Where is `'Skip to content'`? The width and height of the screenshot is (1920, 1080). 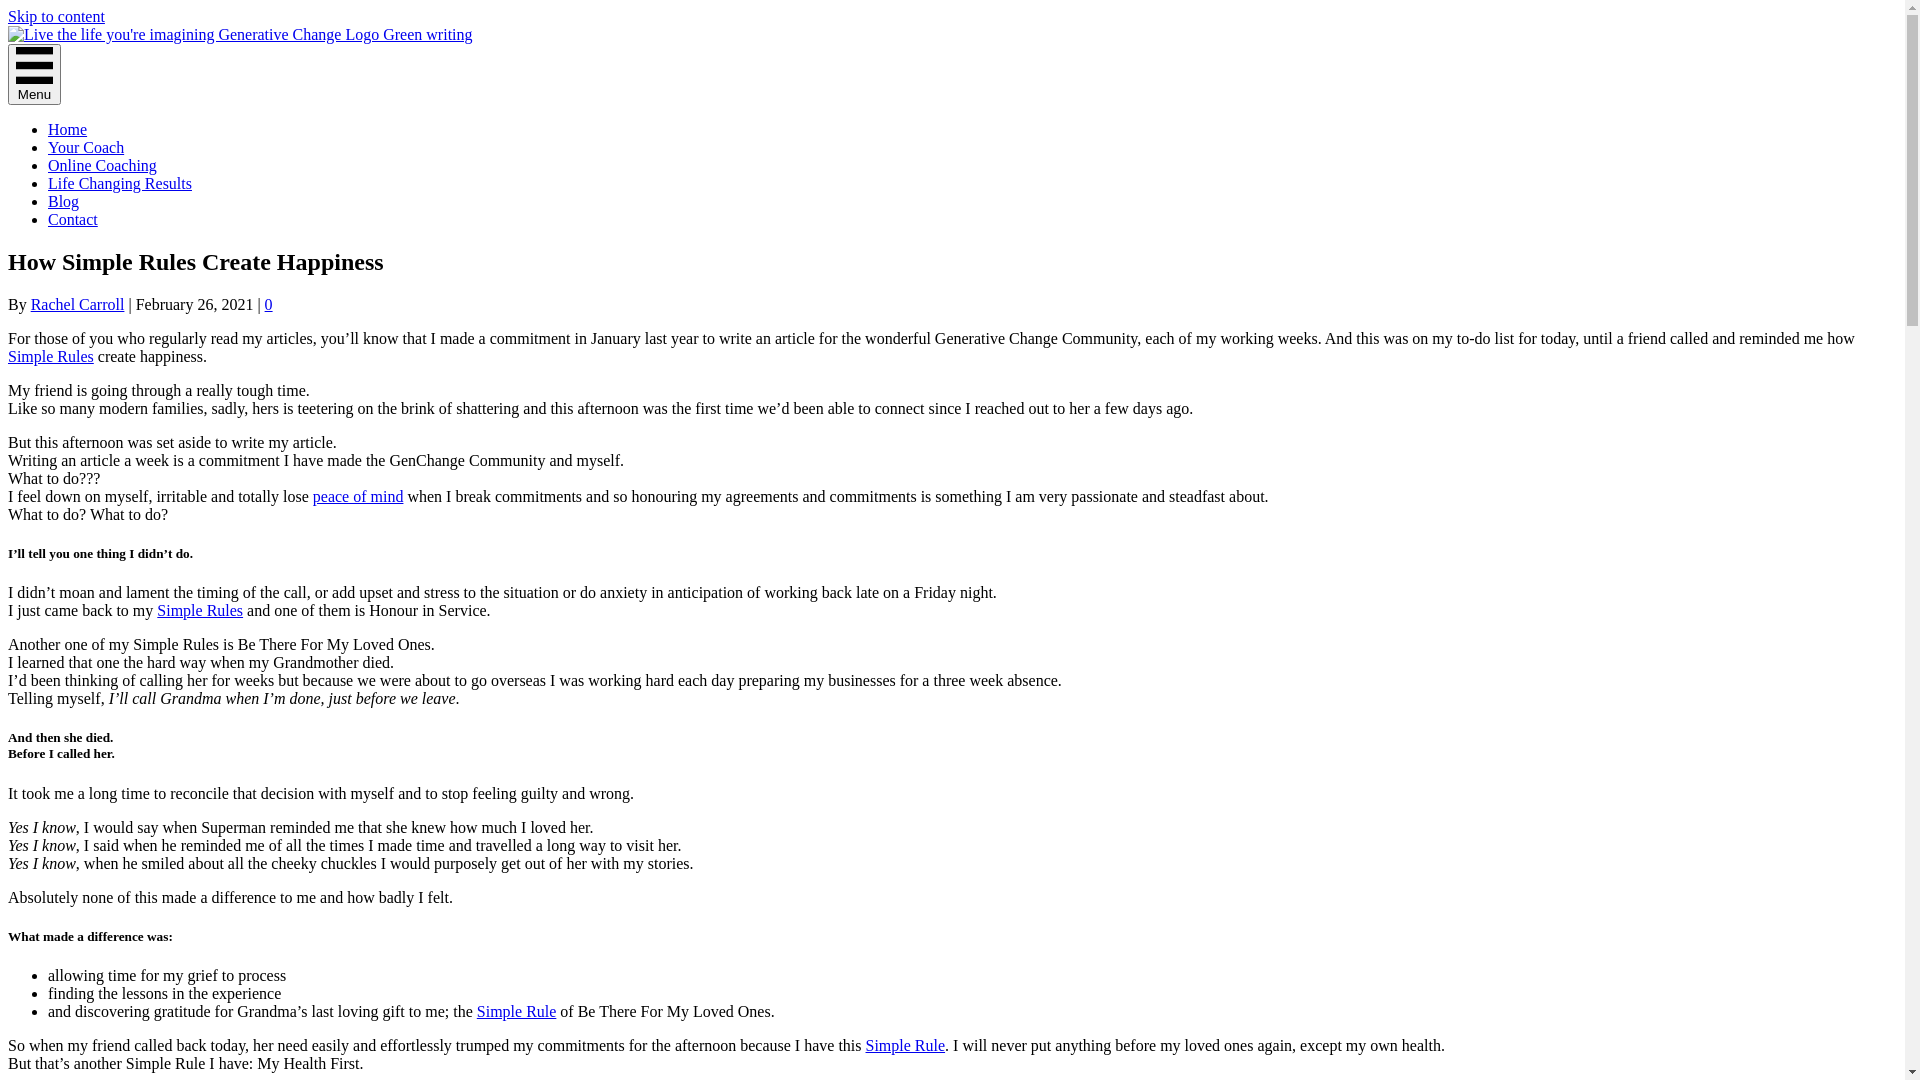 'Skip to content' is located at coordinates (56, 16).